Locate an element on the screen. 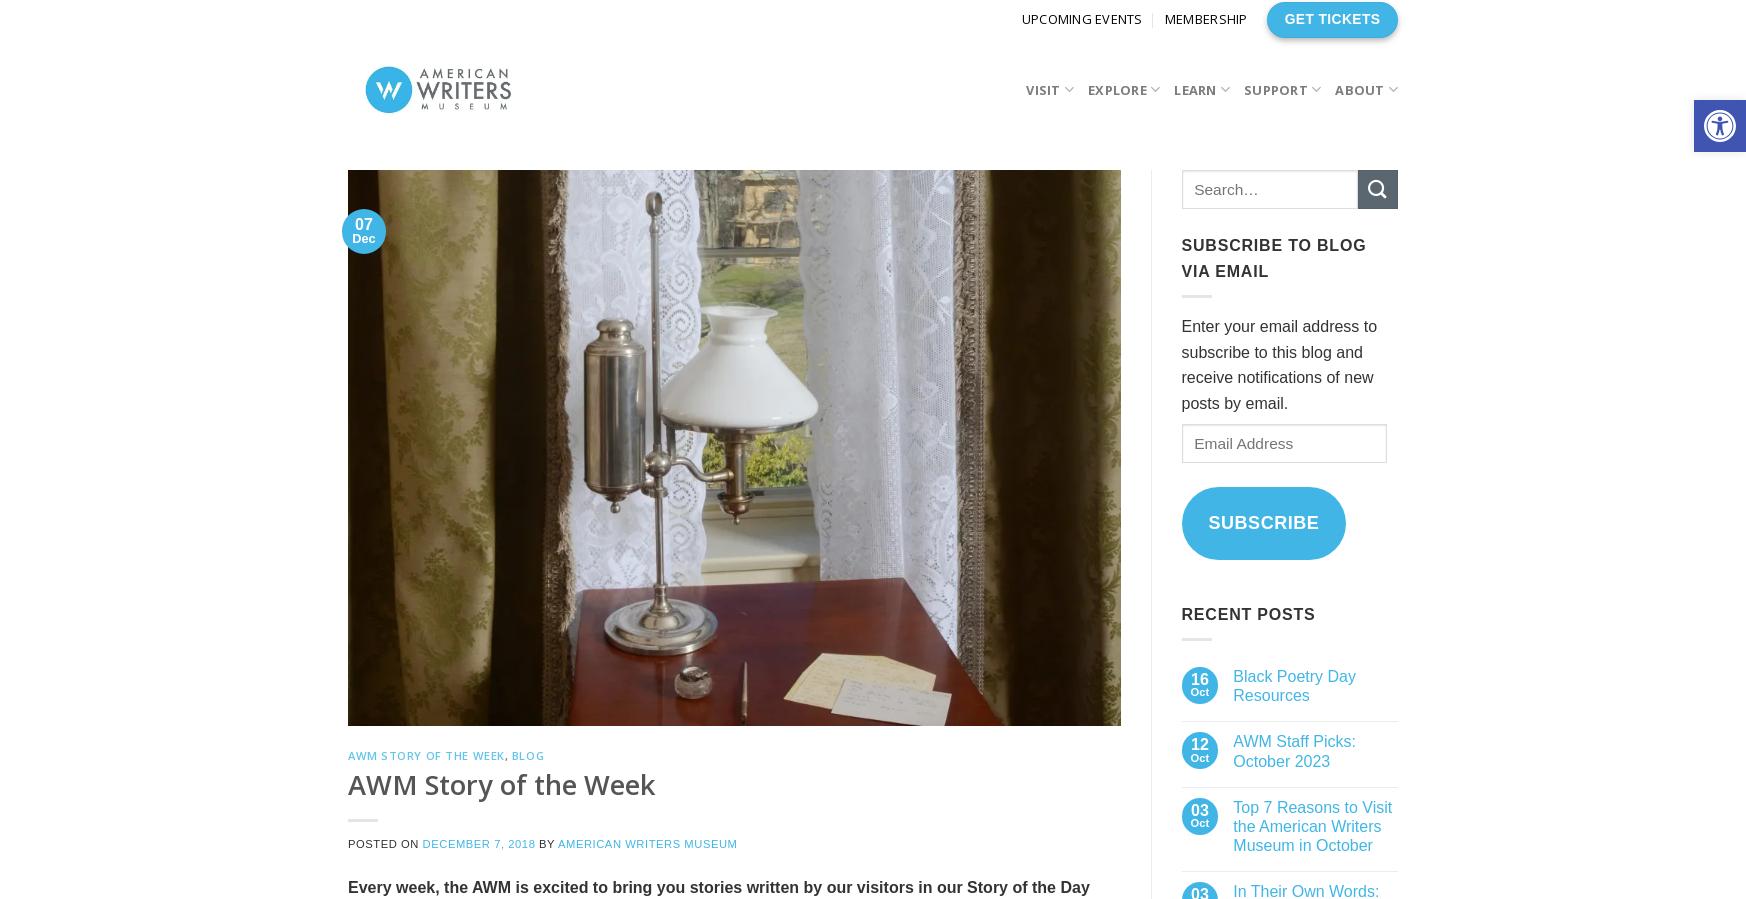  'American Writers Museum' is located at coordinates (647, 842).